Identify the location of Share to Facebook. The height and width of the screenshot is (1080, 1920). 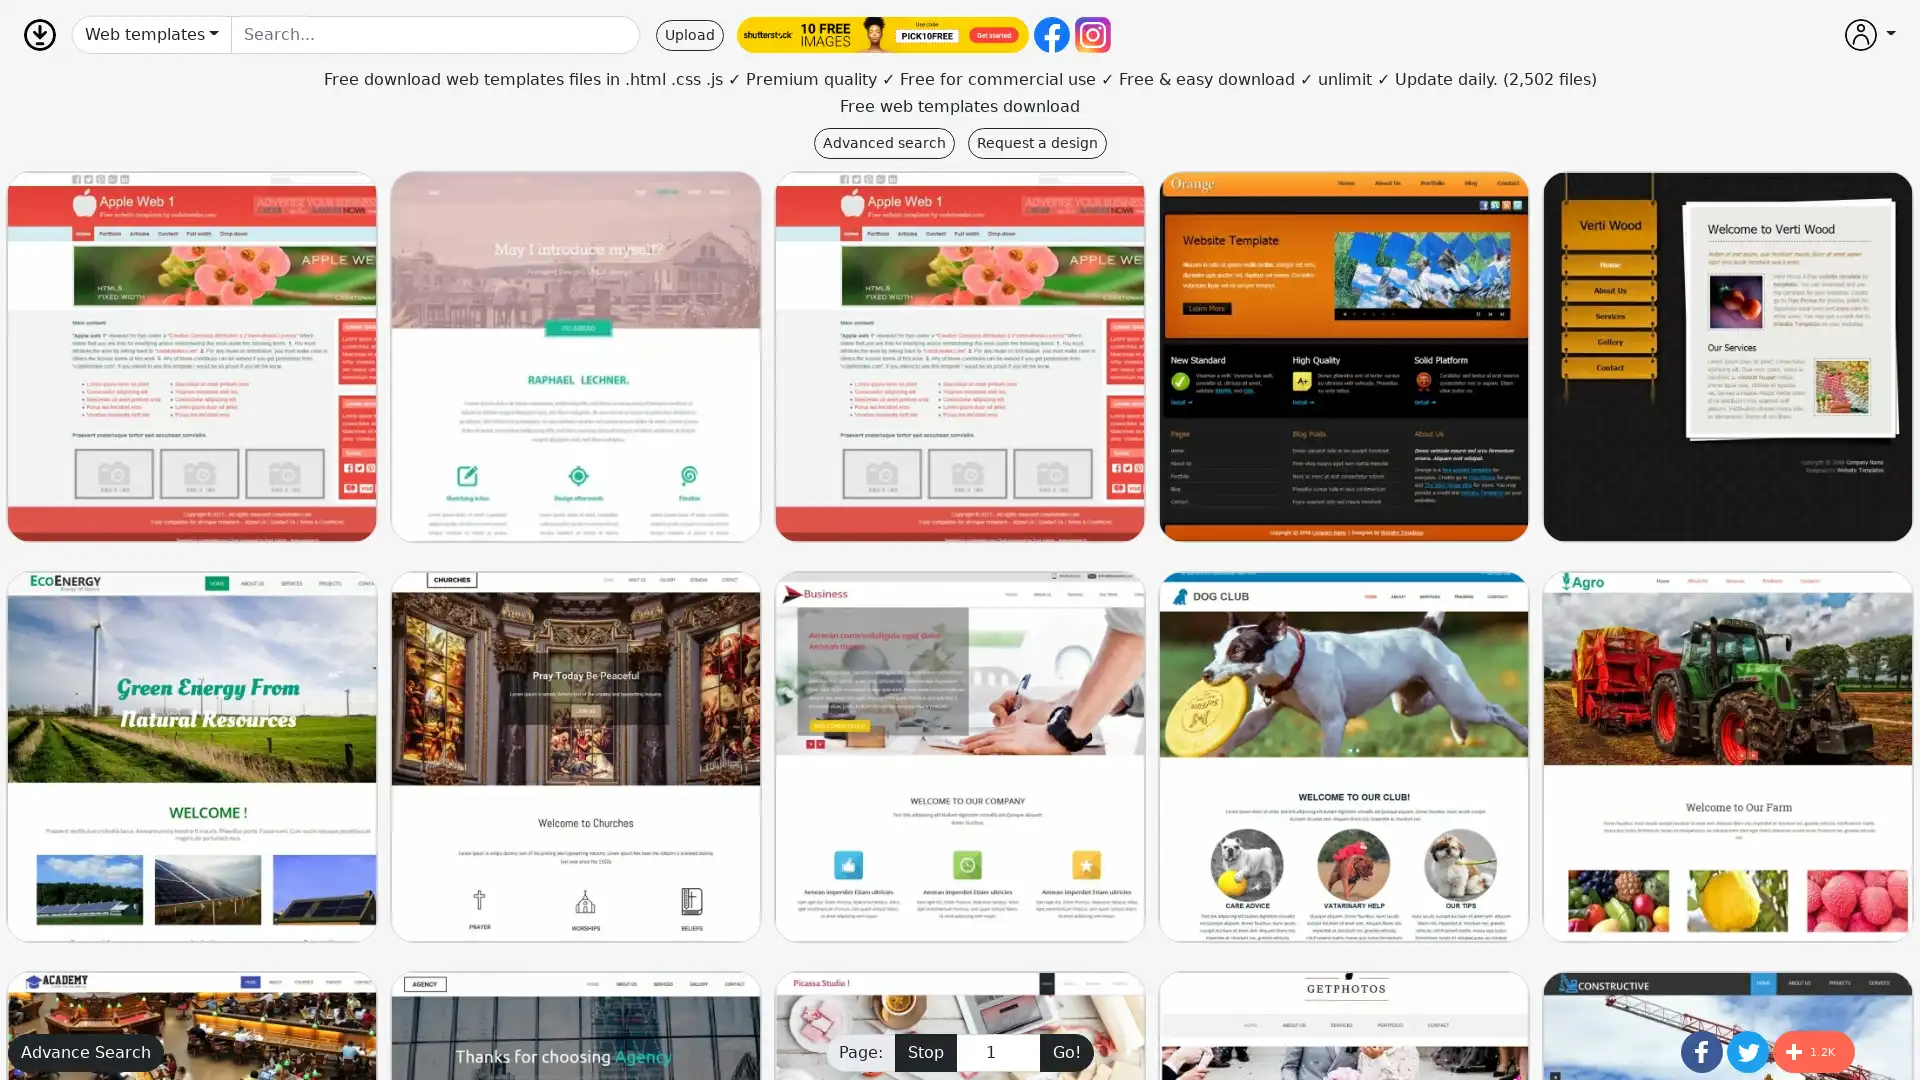
(1701, 1051).